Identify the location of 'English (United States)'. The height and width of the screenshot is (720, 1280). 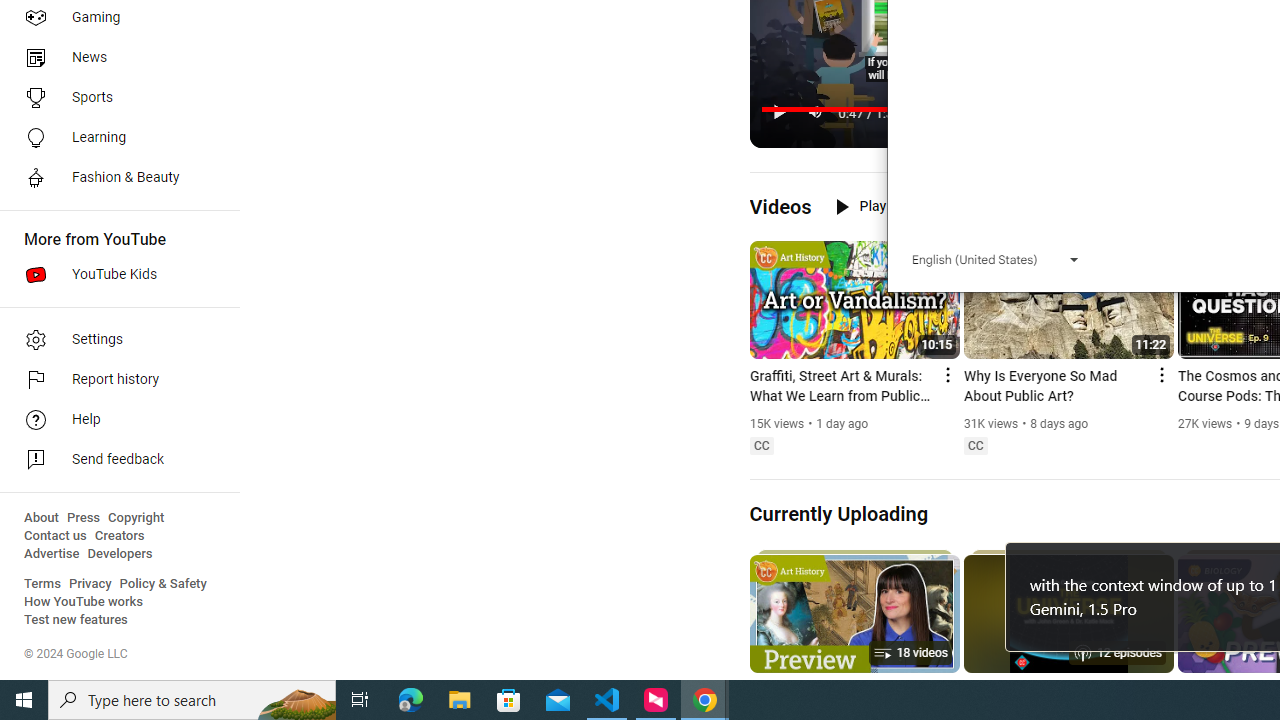
(995, 258).